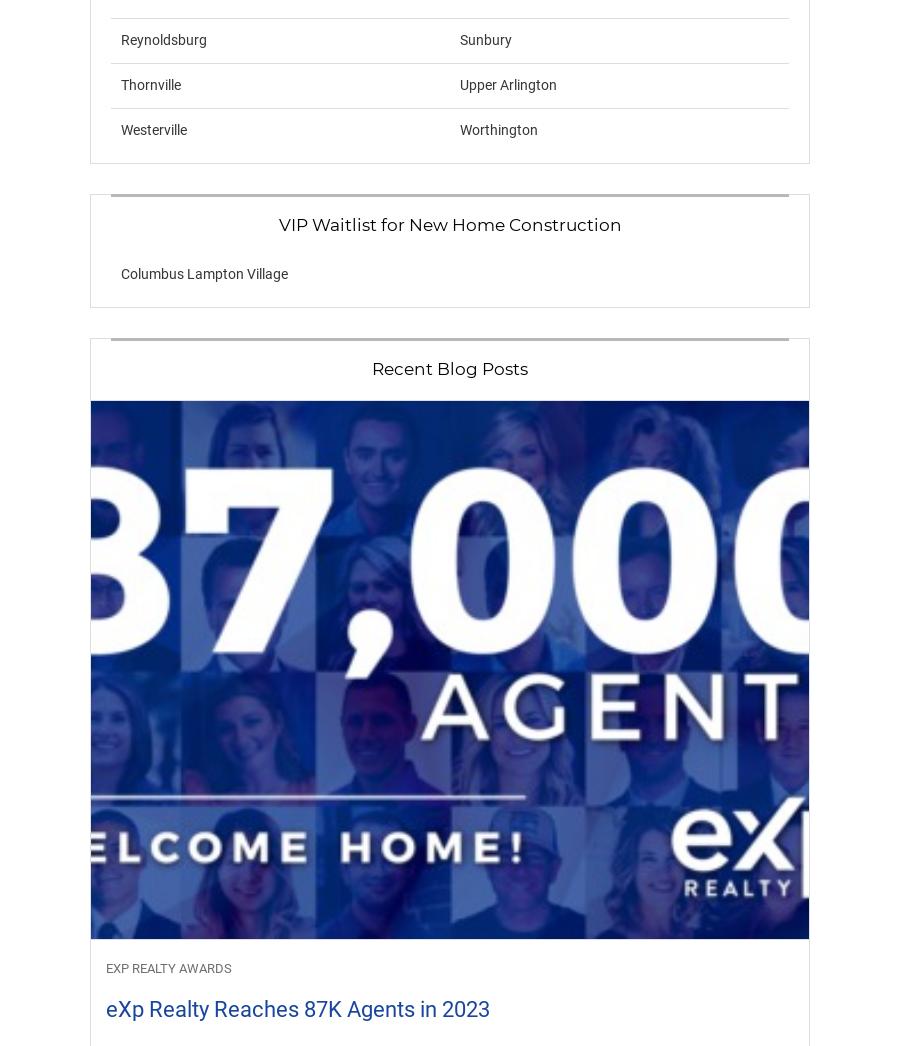  I want to click on 'Reynoldsburg', so click(120, 38).